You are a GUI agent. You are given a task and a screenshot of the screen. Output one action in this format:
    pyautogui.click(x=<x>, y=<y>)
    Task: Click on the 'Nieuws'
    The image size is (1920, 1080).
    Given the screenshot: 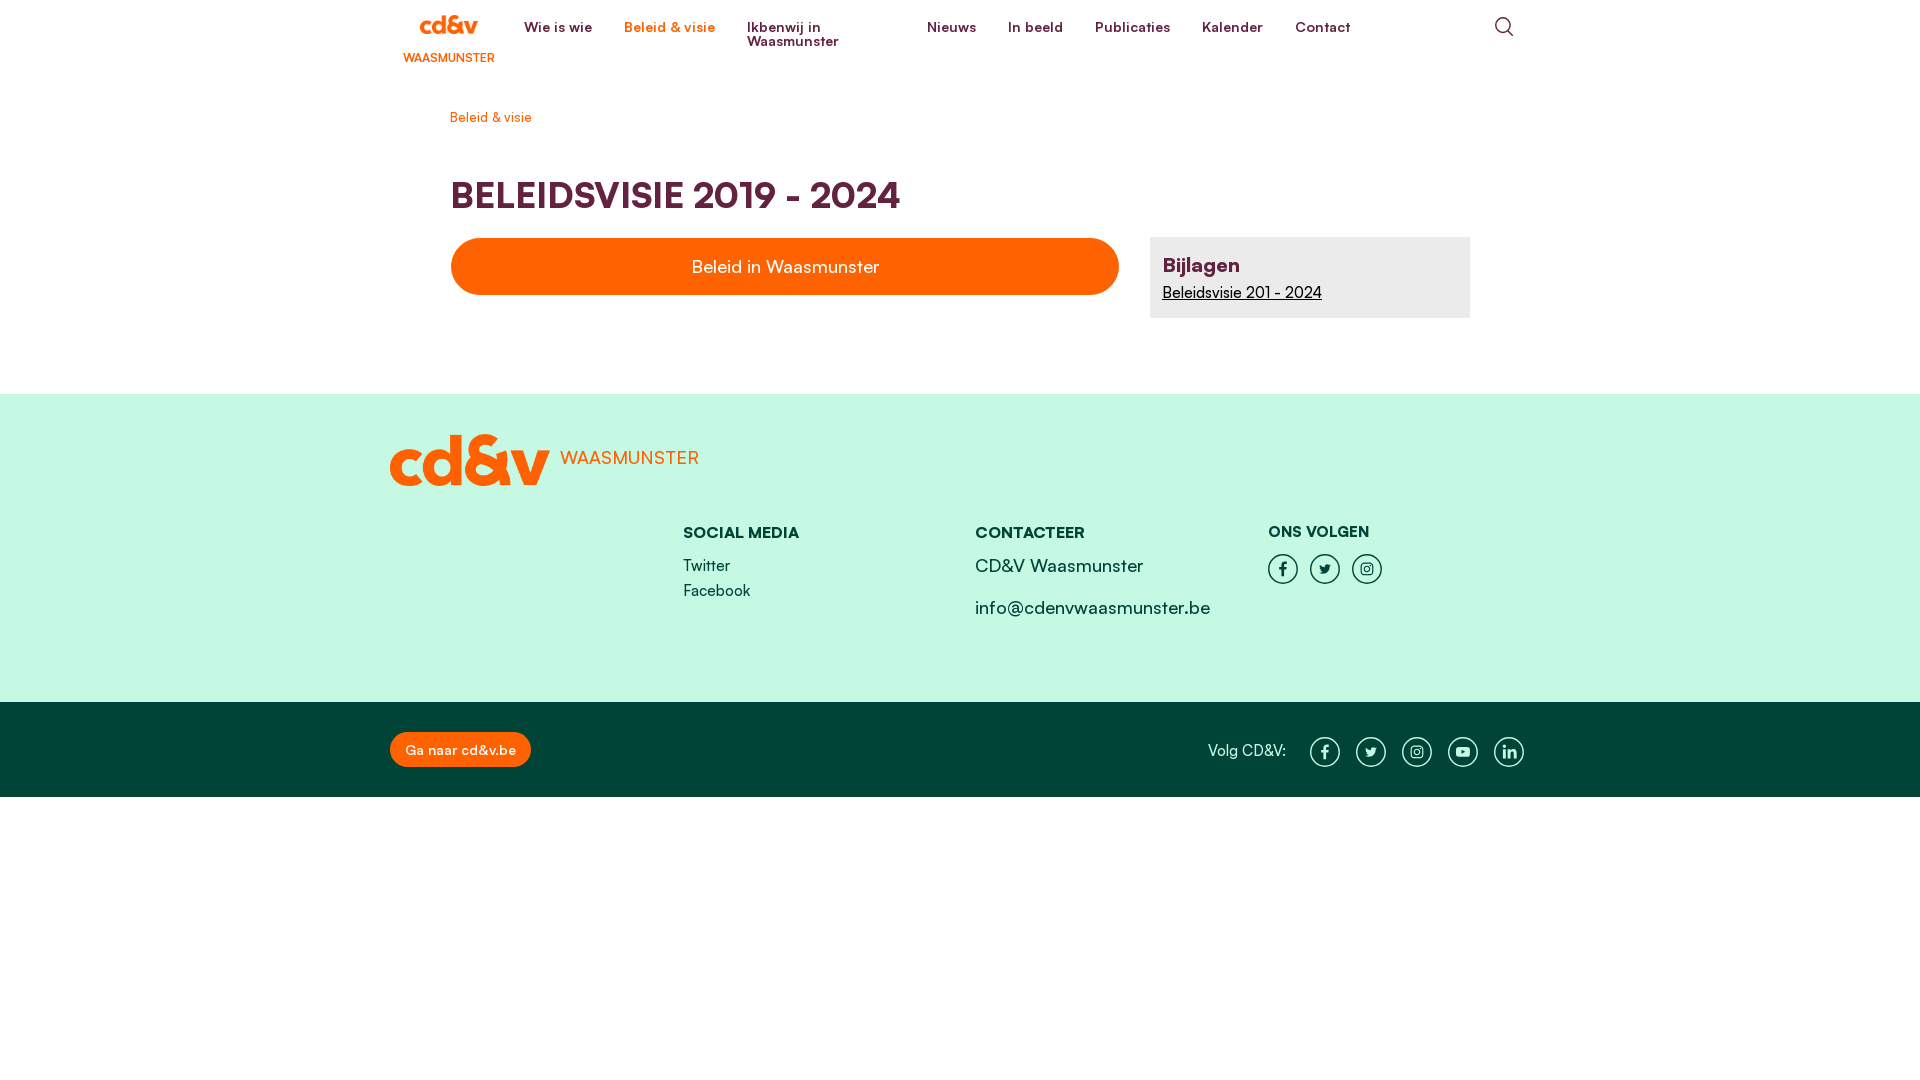 What is the action you would take?
    pyautogui.click(x=950, y=27)
    